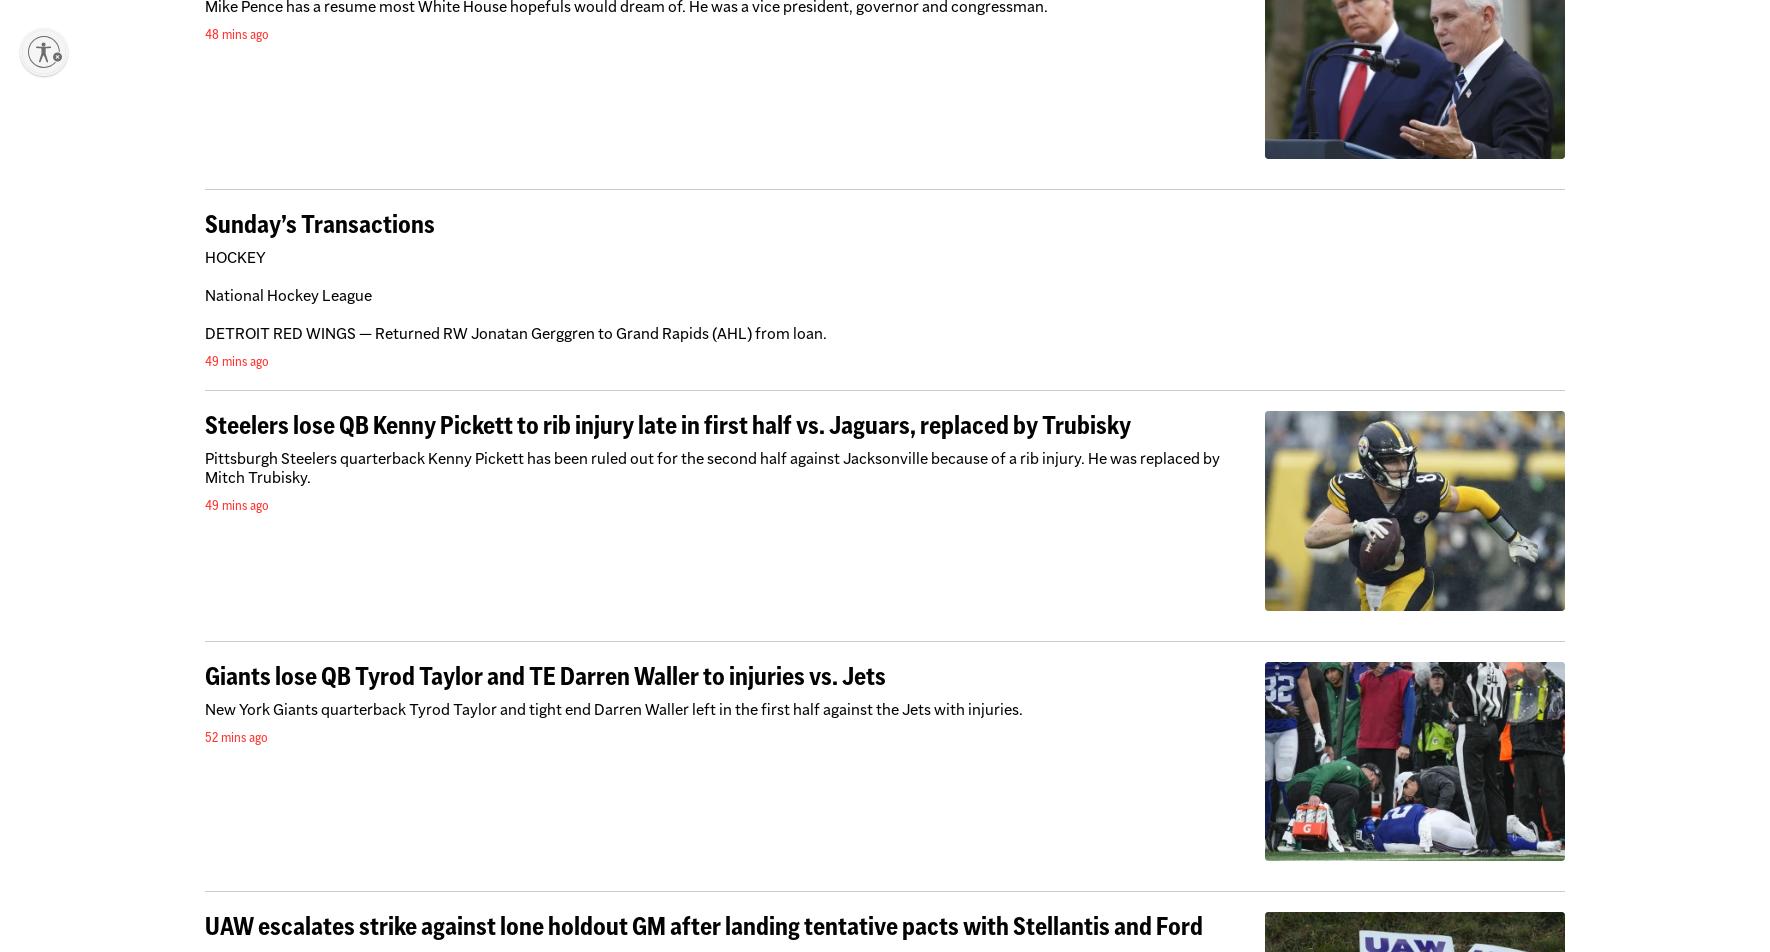 The image size is (1770, 952). Describe the element at coordinates (319, 222) in the screenshot. I see `'Sunday’s Transactions'` at that location.